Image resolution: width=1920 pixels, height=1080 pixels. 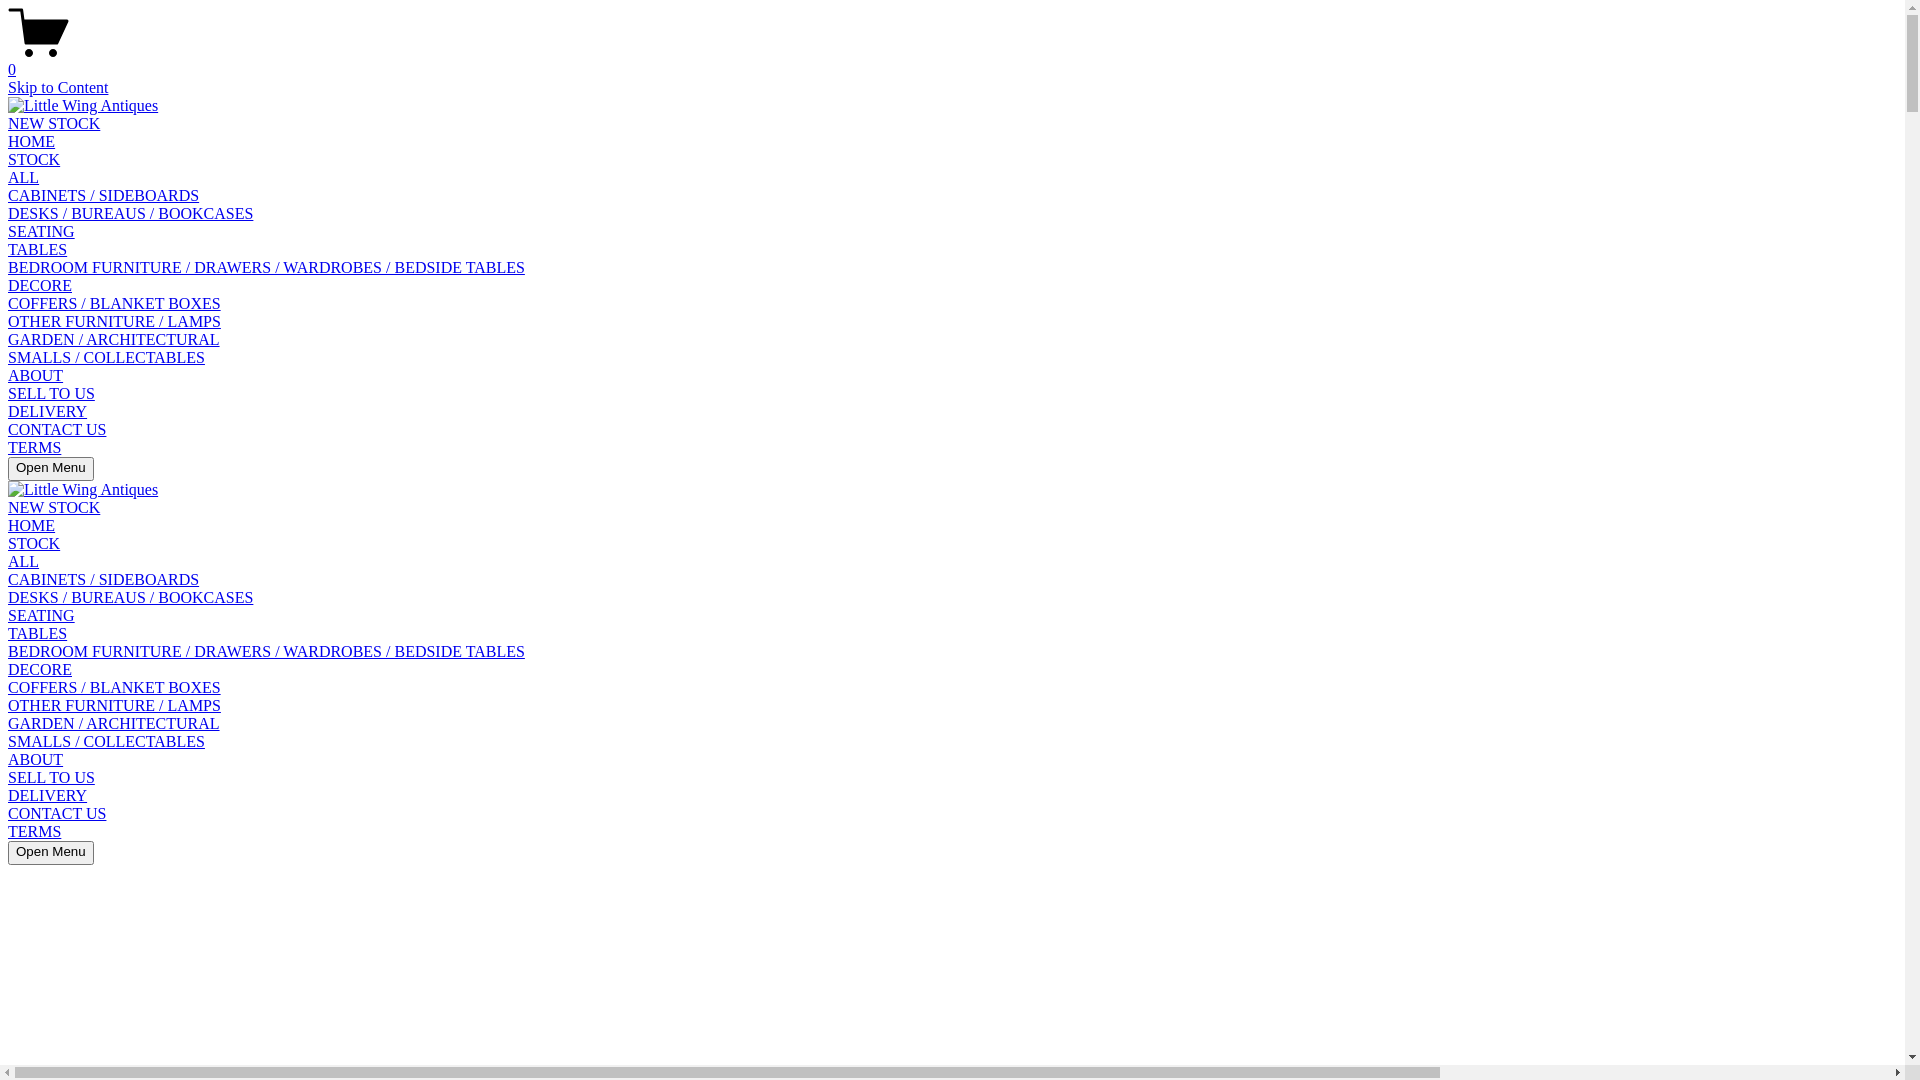 What do you see at coordinates (33, 543) in the screenshot?
I see `'STOCK'` at bounding box center [33, 543].